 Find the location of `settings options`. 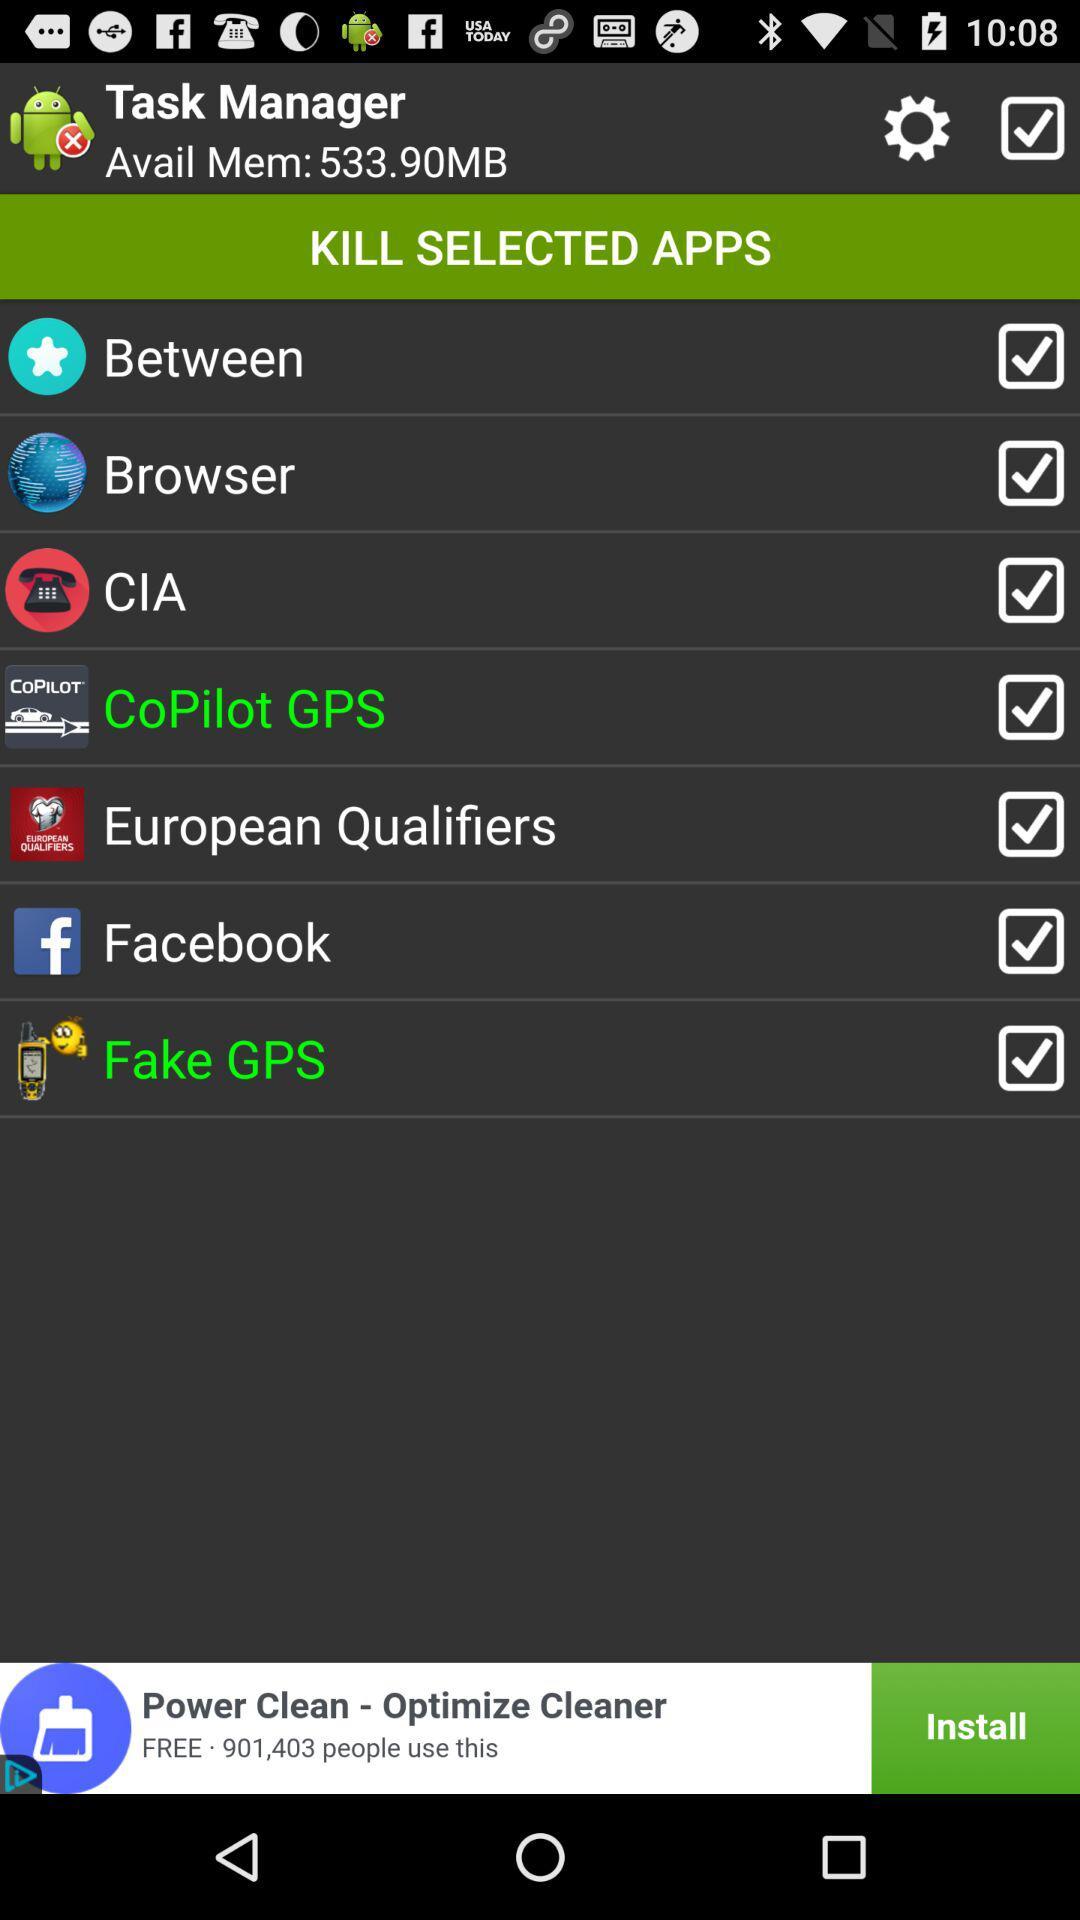

settings options is located at coordinates (922, 127).